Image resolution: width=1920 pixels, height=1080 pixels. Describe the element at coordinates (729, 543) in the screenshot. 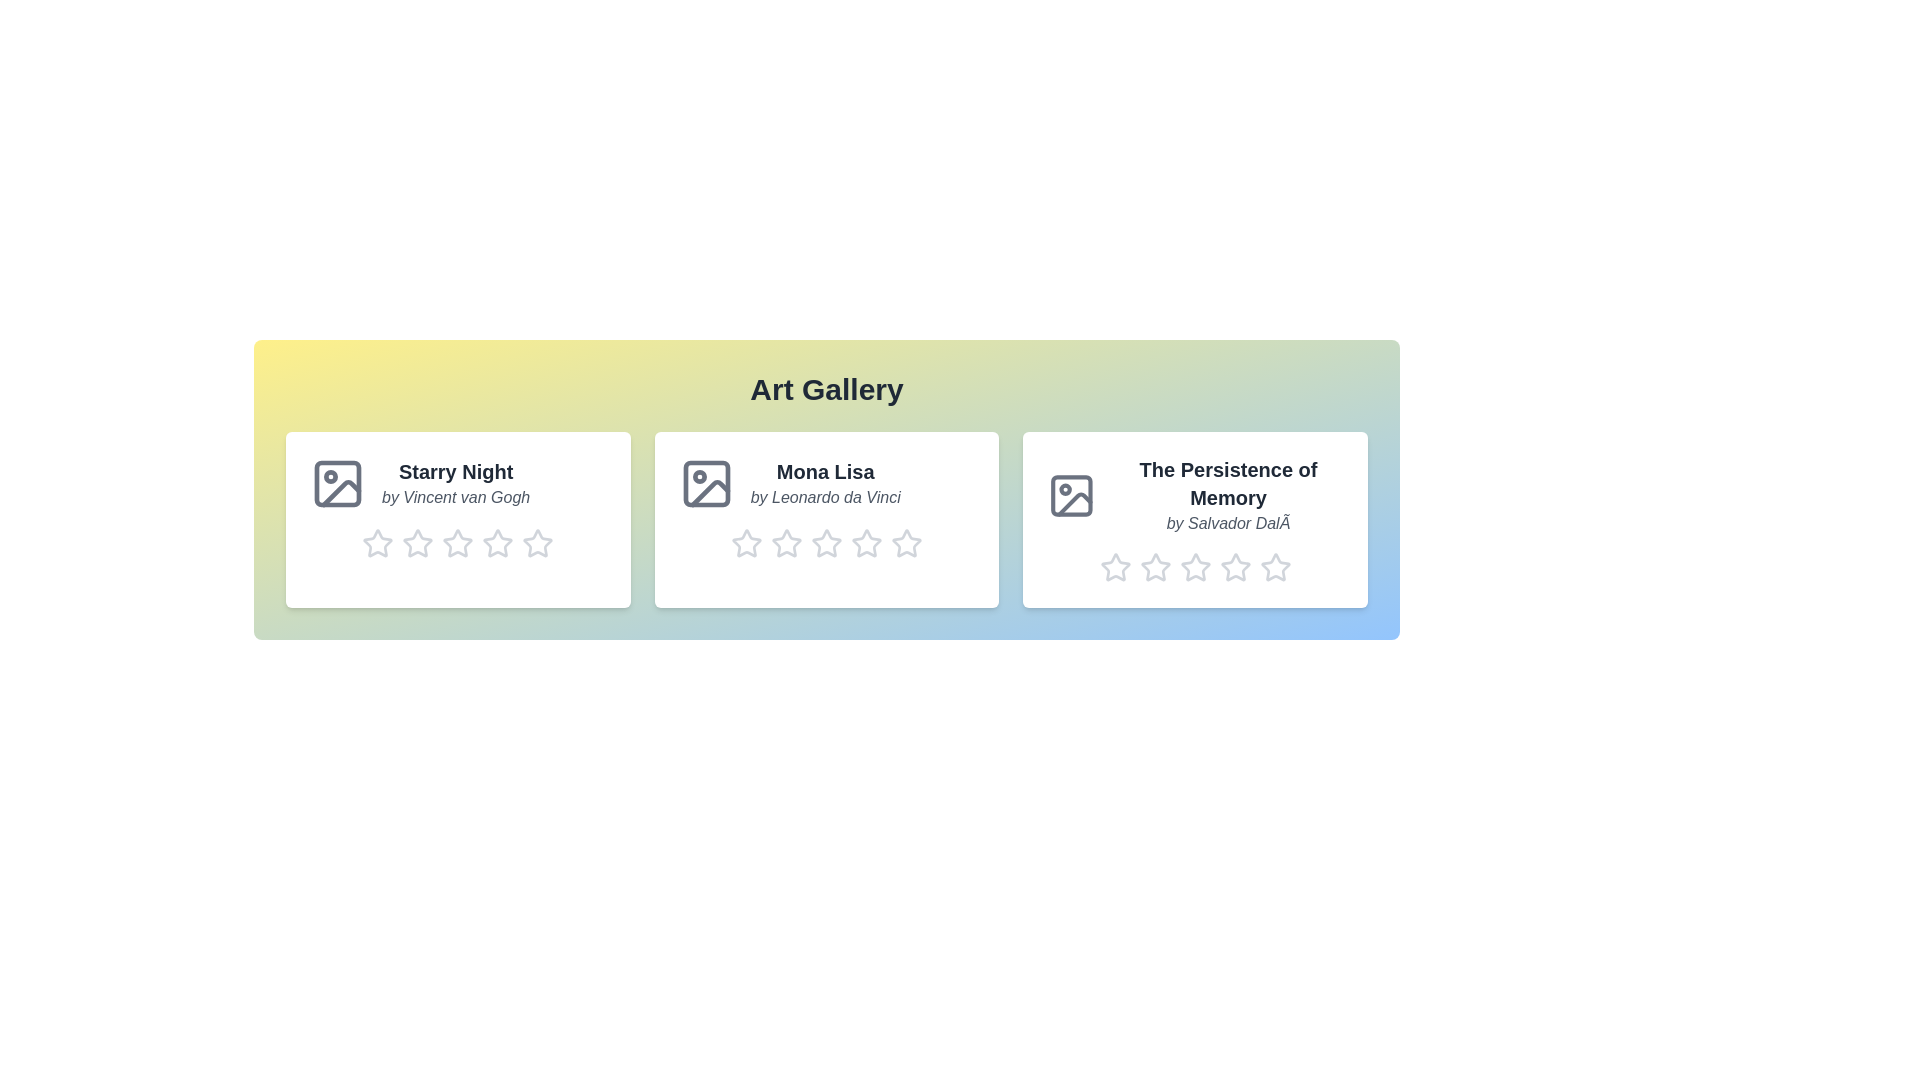

I see `the rating of artwork 2 to 1 stars` at that location.